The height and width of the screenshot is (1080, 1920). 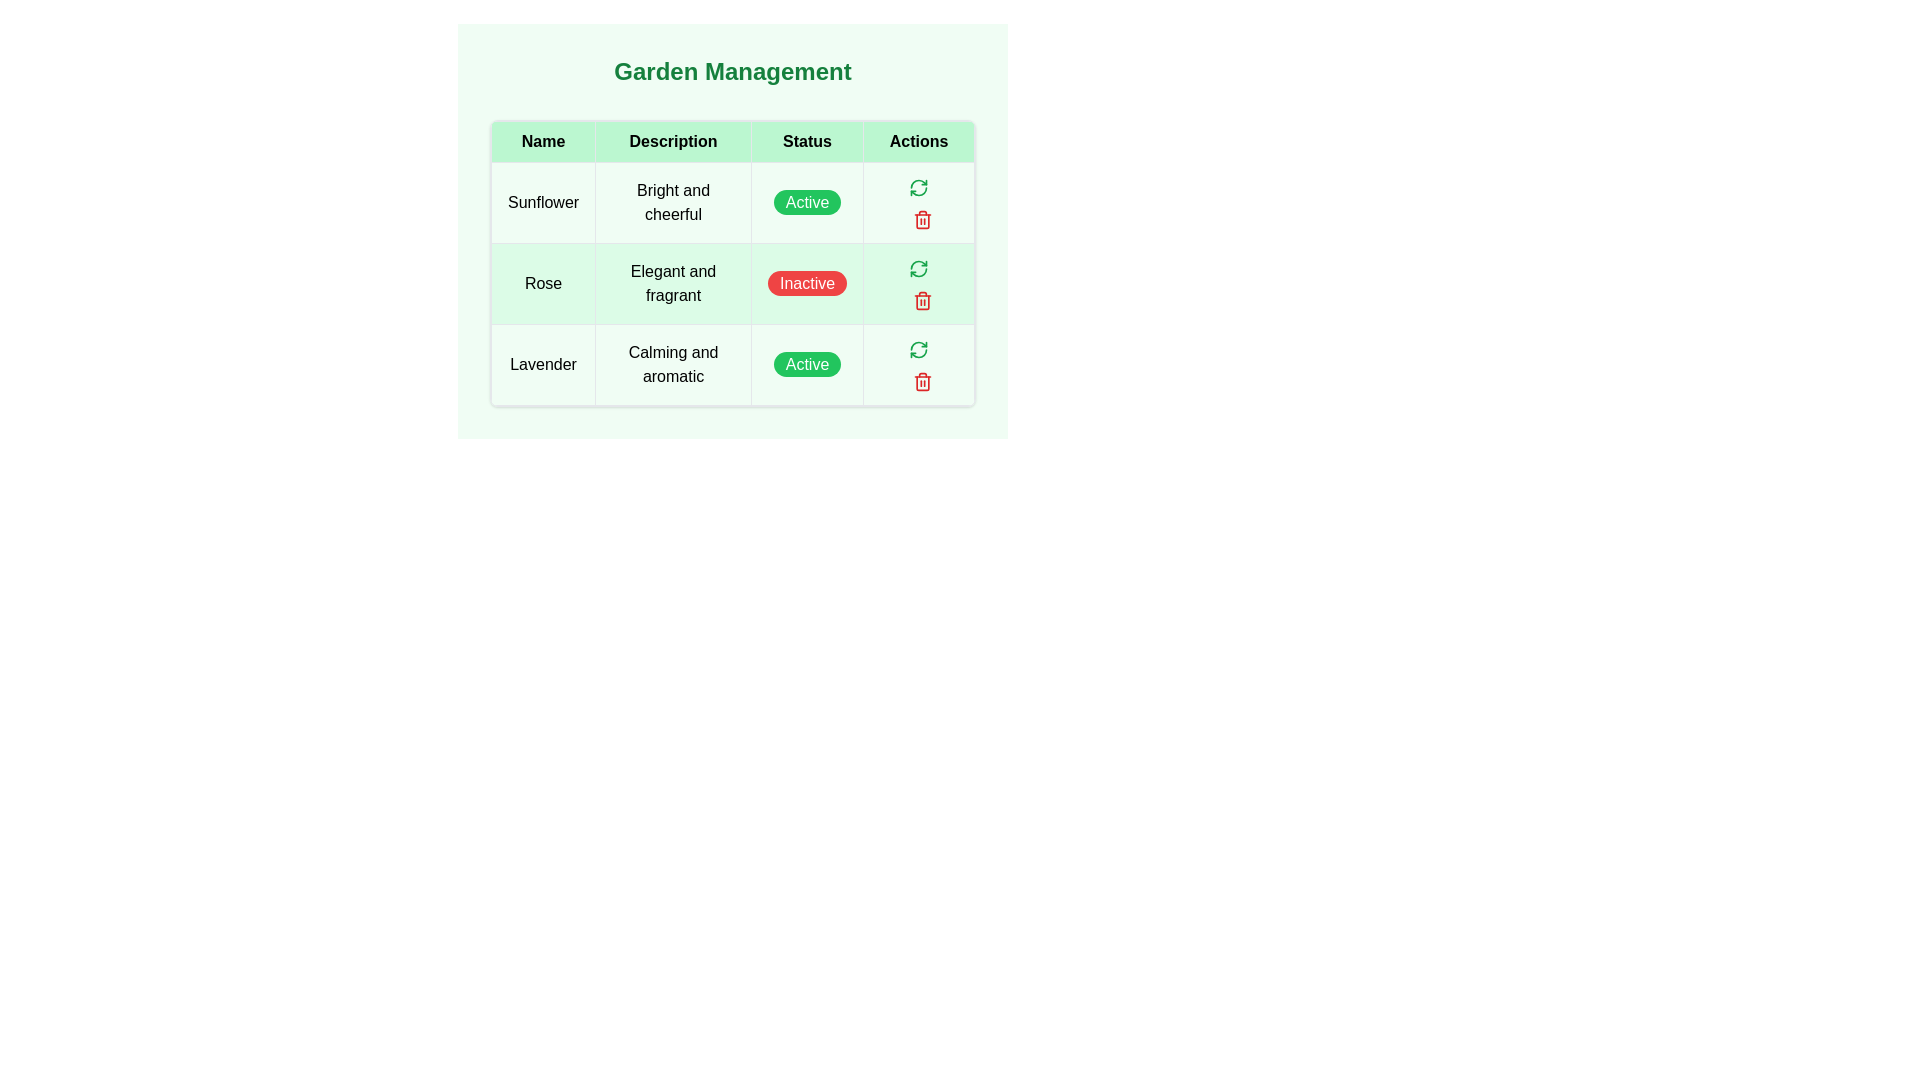 I want to click on the 'Active' badge in the 'Status' column of the table for the 'Sunflower' row, so click(x=807, y=202).